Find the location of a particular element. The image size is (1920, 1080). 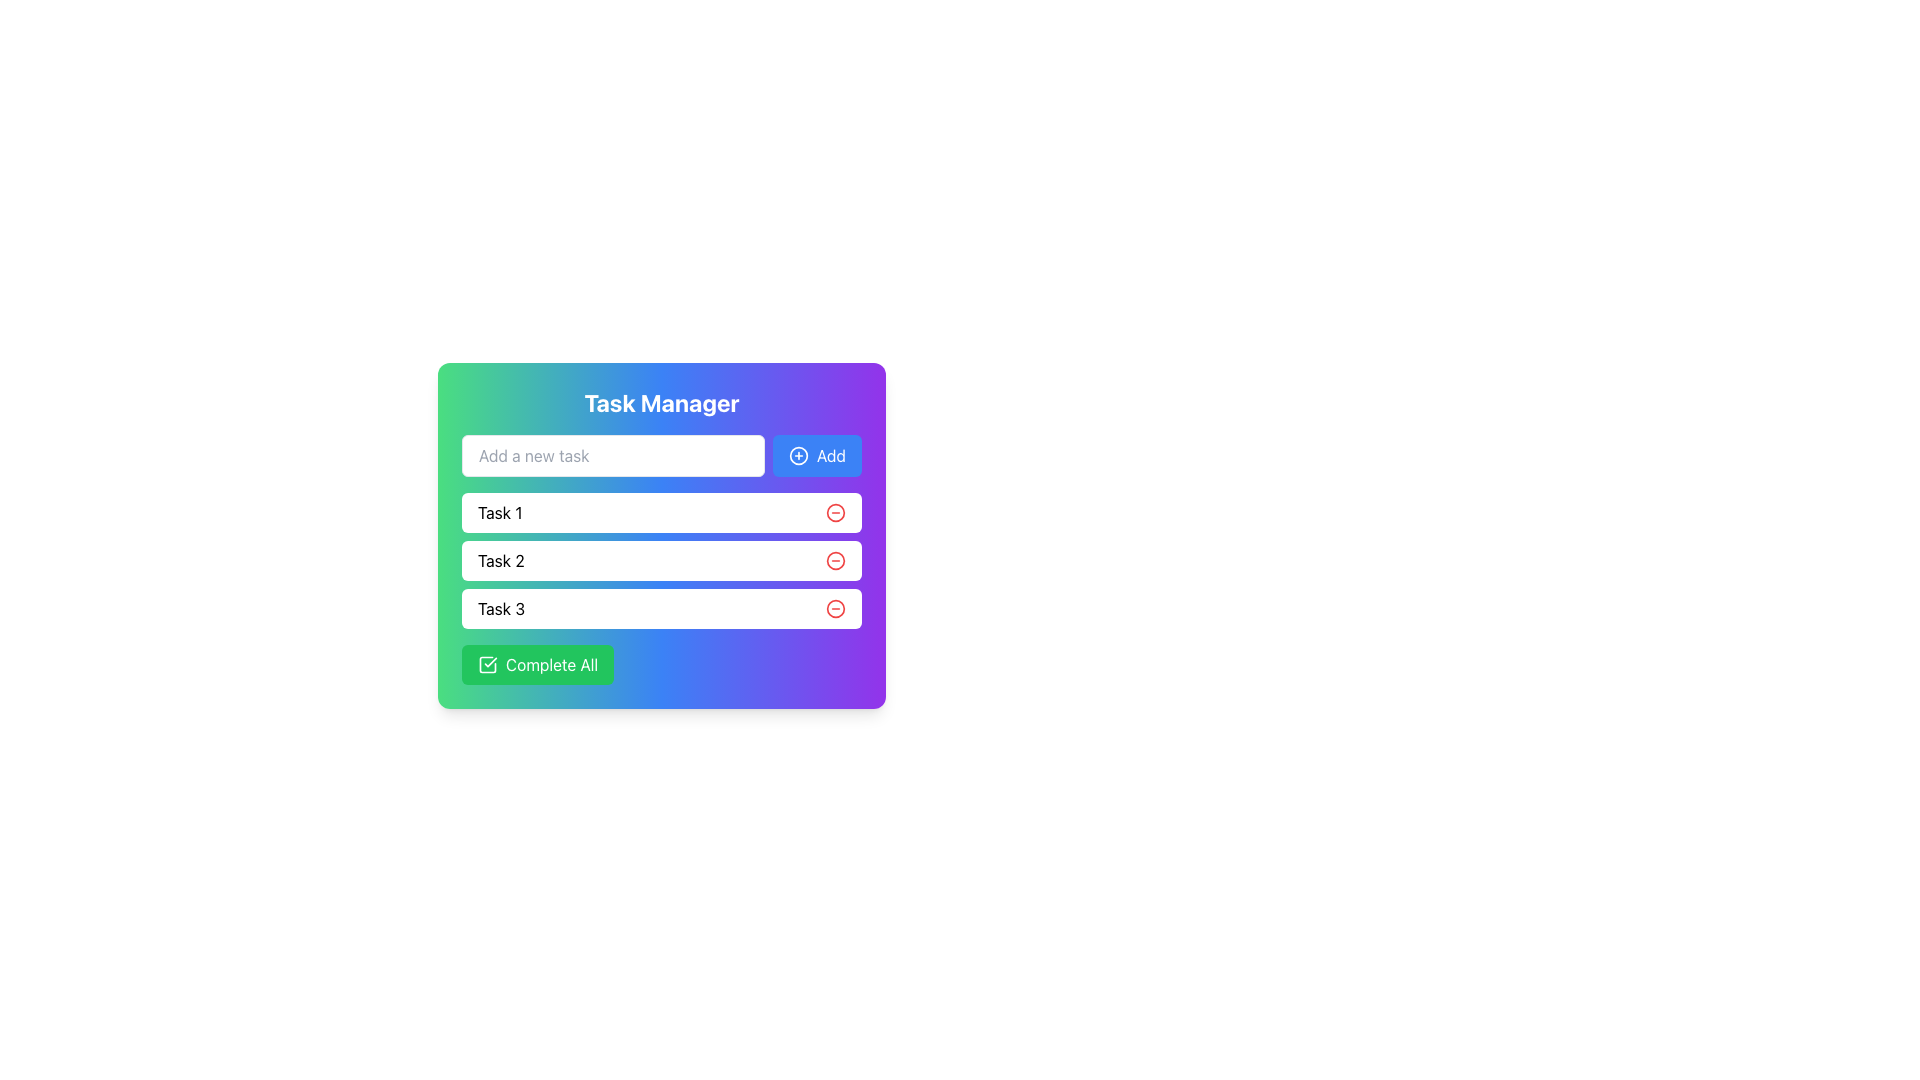

the square check icon with a bold outline and a checkmark inside, located to the left of the 'Complete All' text in a green button is located at coordinates (488, 664).